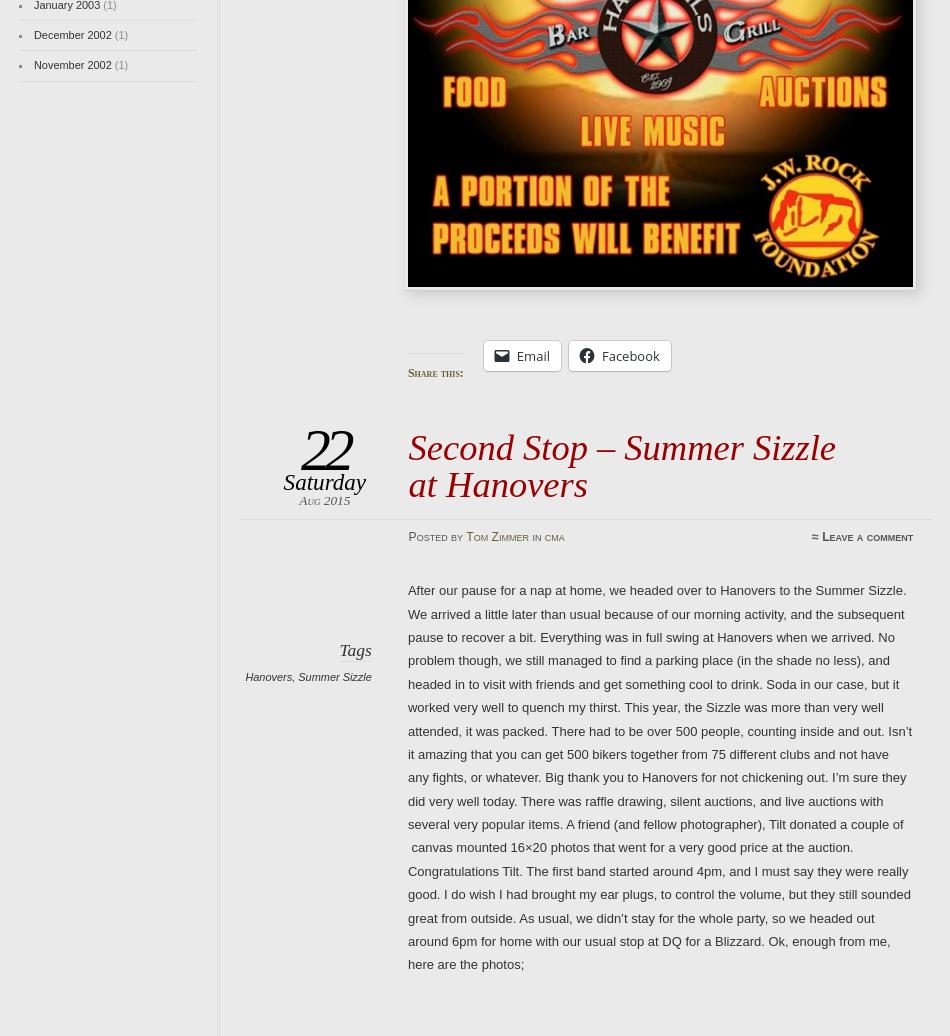  I want to click on 'After our pause for a nap at home, we headed over to Hanovers to the Summer Sizzle. We arrived a little later than usual because of our morning activity, and the subsequent pause to recover a bit. Everything was in full swing at Hanovers when we arrived. No problem though, we still managed to find a parking place (in the shade no less), and headed in to visit with friends and get something cool to drink. Soda in our case, but it worked very well to quench my thirst. This year, the Sizzle was more than very well attended, it was packed. There had to be over 500 people, counting inside and out. Isn’t it amazing that you can get 500 bikers together from 75 different clubs and not have any fights, or whatever. Big thank you to Hanovers for not chickening out. I’m sure they did very well today. There was raffle drawing, silent auctions, and live auctions with several very popular items. A friend (and fellow photographer), Tilt donated a couple of  canvas mounted 16×20 photos that went for a very good price at the auction. Congratulations Tilt. The first band started around 4pm, and I must say they were really good. I do wish I had brought my ear plugs, to control the volume, but they still sounded great from outside. As usual, we didn’t stay for the whole party, so we headed out around 6pm for home with our usual stop at DQ for a Blizzard. Ok, enough from me, here are the photos;', so click(659, 777).